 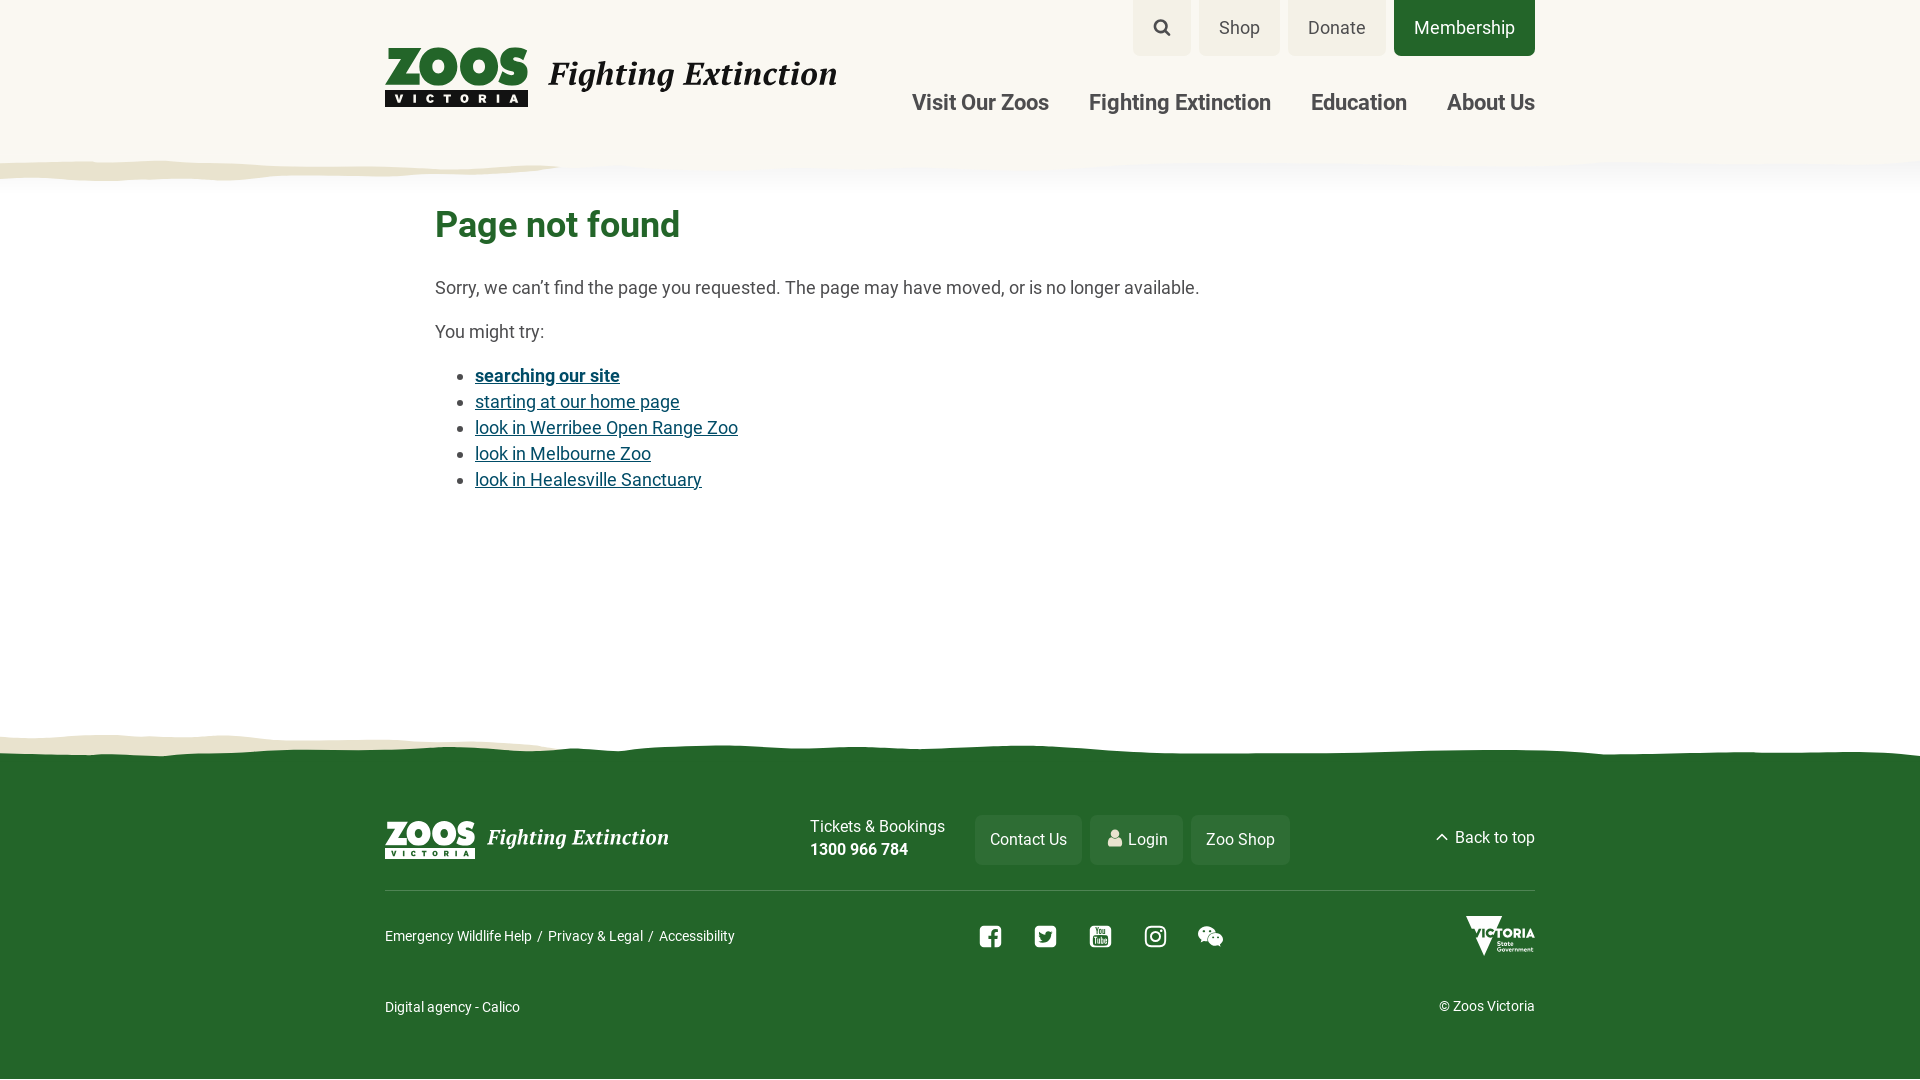 I want to click on 'Login', so click(x=1088, y=840).